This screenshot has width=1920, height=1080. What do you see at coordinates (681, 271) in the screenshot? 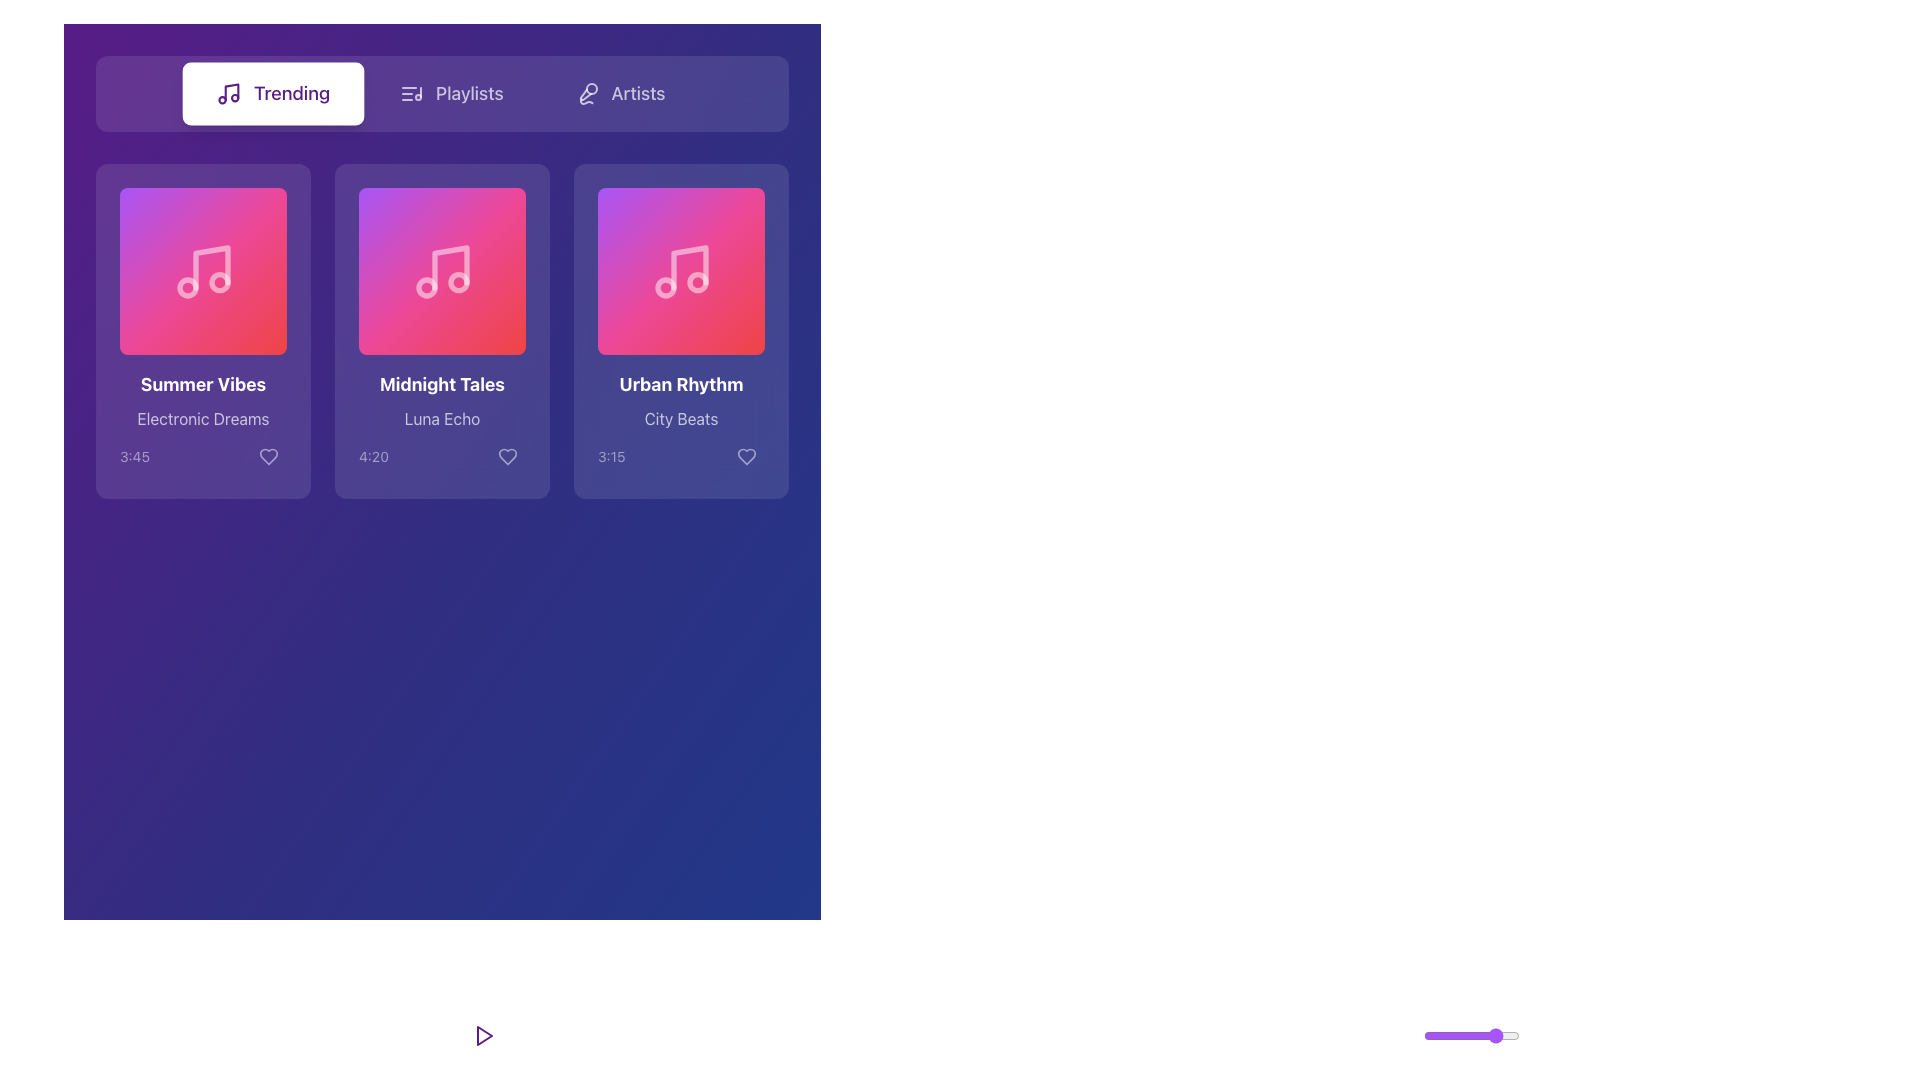
I see `the musical icon representing the 'Urban Rhythm' item, located in the third column of a three-column layout` at bounding box center [681, 271].